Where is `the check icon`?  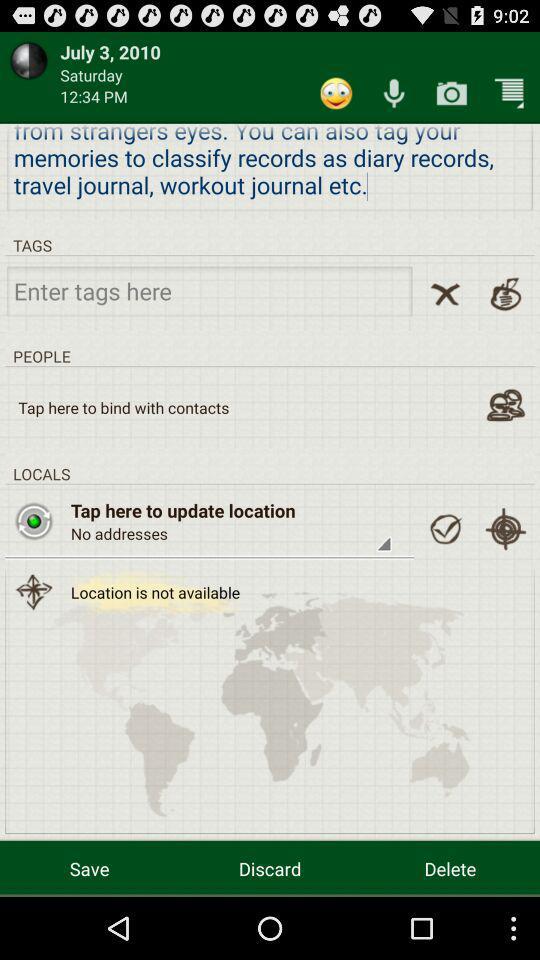 the check icon is located at coordinates (445, 566).